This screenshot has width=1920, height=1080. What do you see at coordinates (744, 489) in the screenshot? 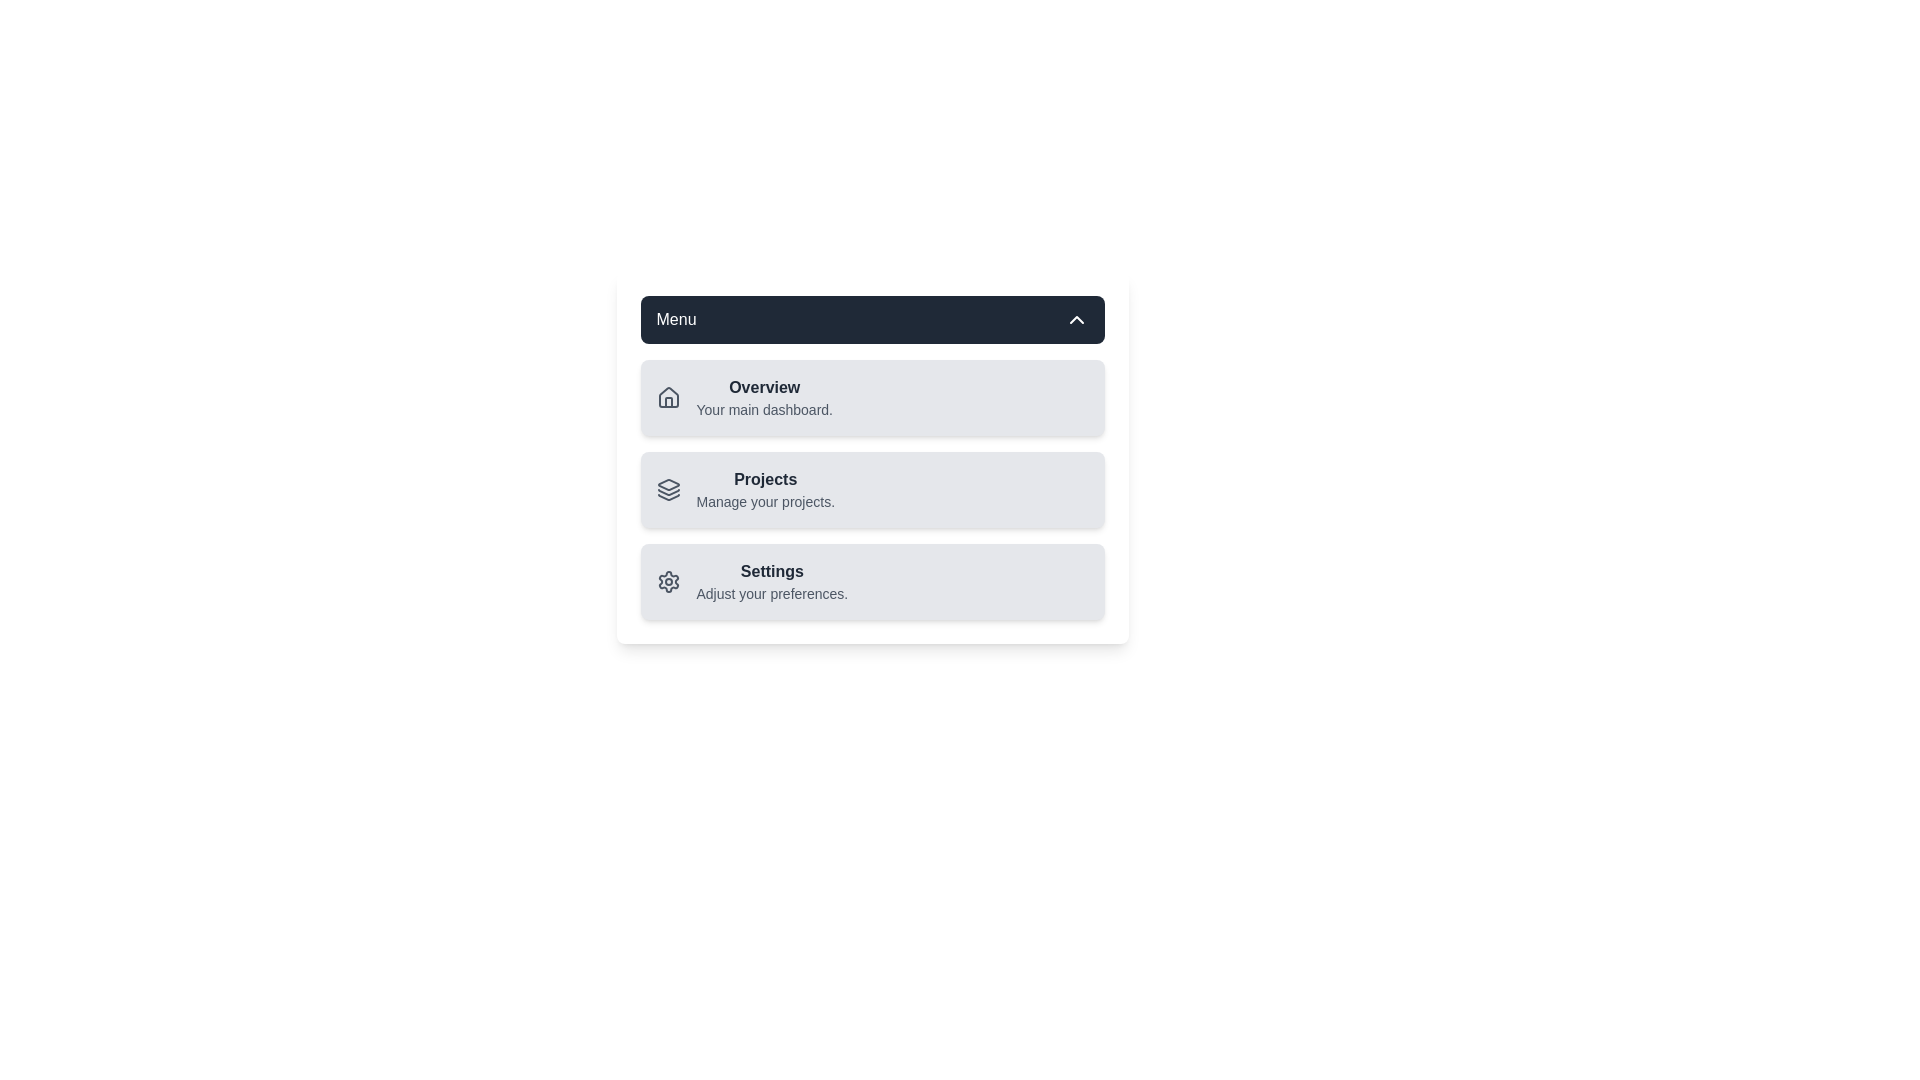
I see `the menu item corresponding to Projects` at bounding box center [744, 489].